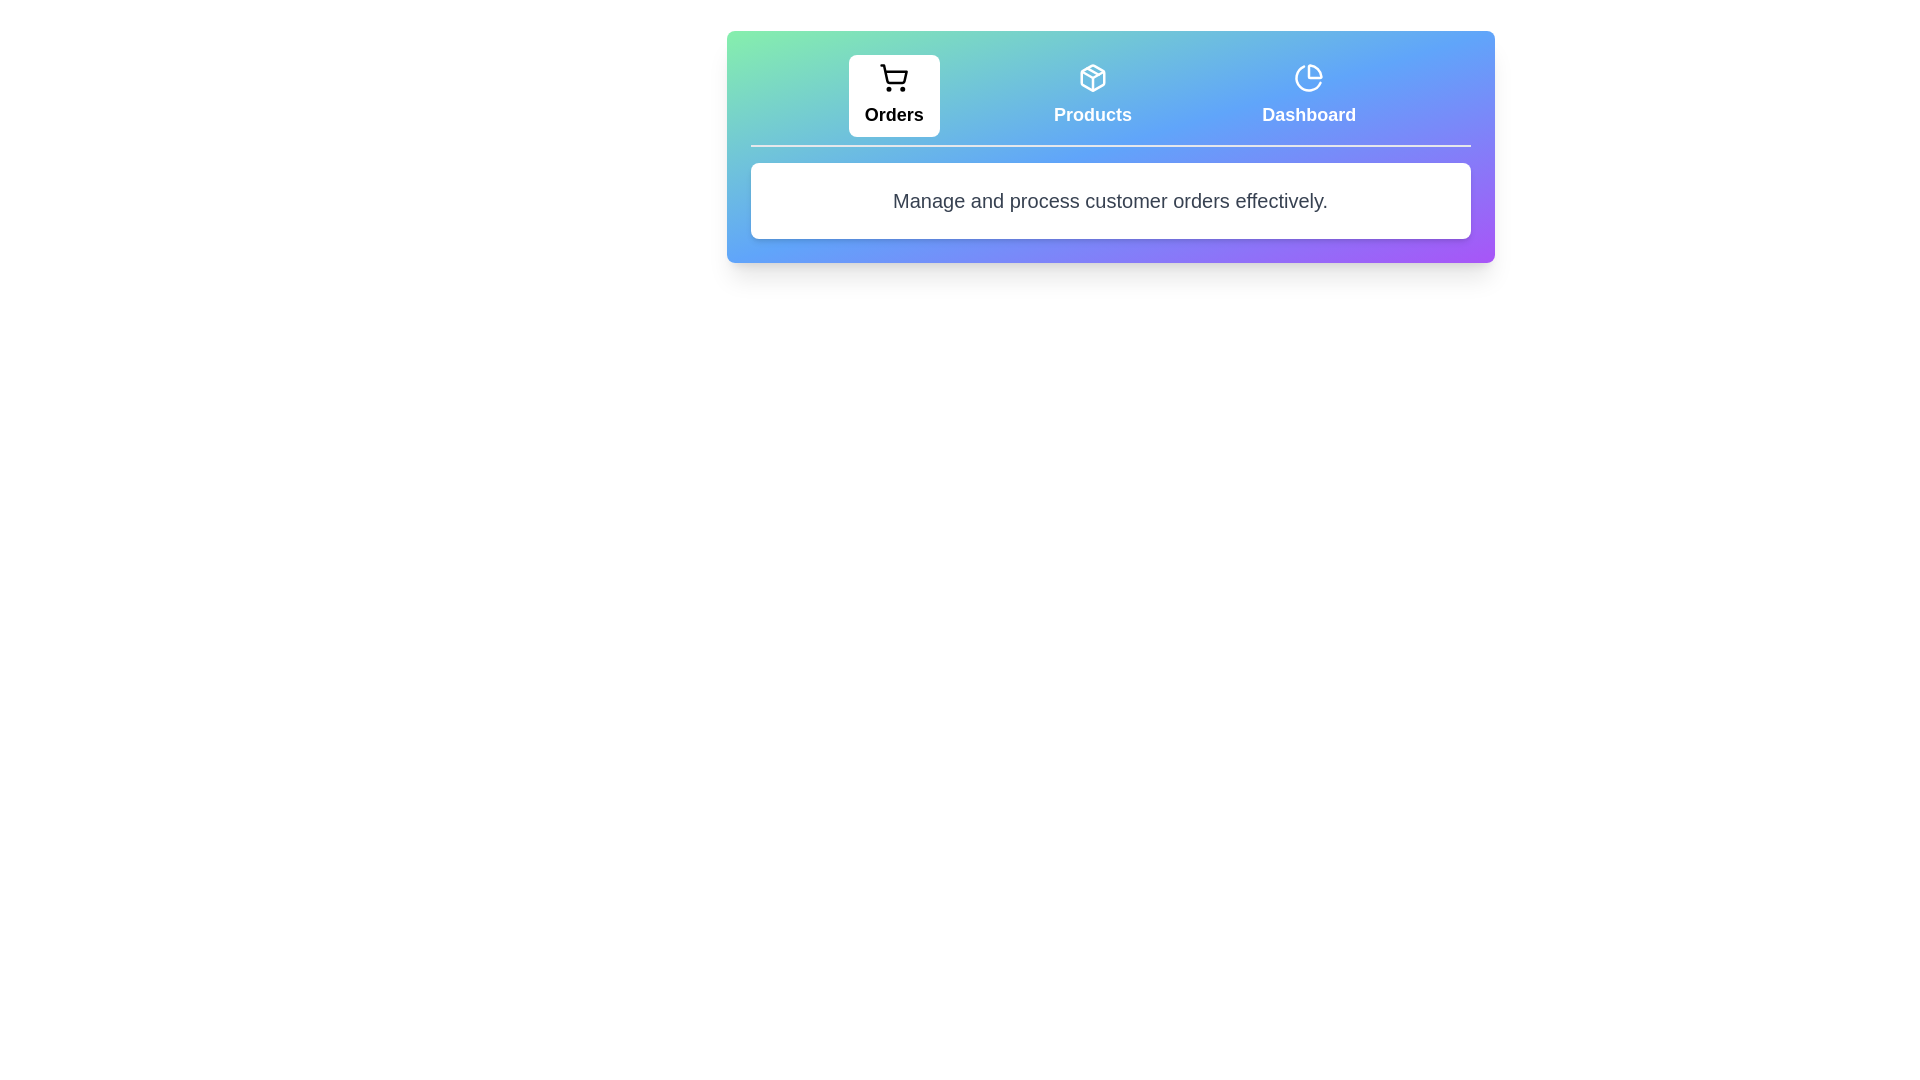 This screenshot has height=1080, width=1920. What do you see at coordinates (1309, 96) in the screenshot?
I see `the tab labeled Dashboard to display its associated text` at bounding box center [1309, 96].